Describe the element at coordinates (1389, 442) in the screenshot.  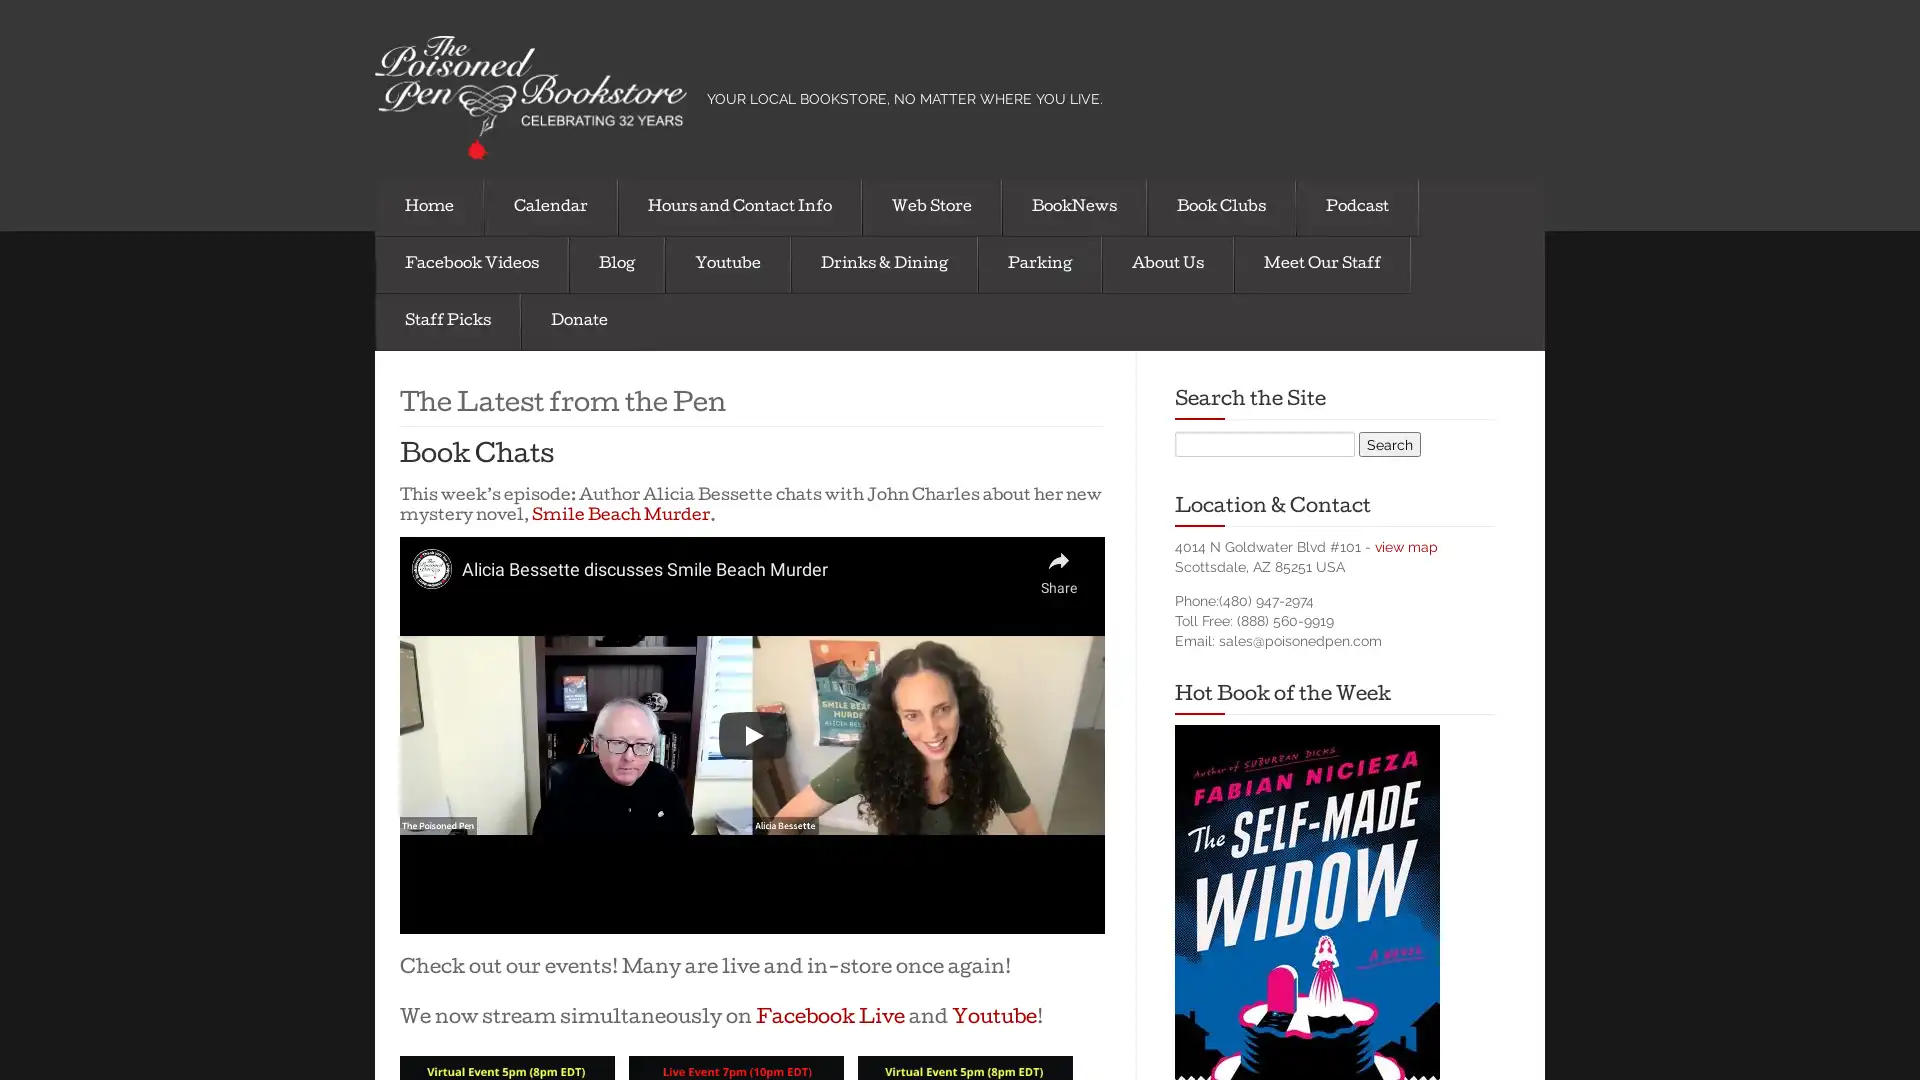
I see `Search` at that location.